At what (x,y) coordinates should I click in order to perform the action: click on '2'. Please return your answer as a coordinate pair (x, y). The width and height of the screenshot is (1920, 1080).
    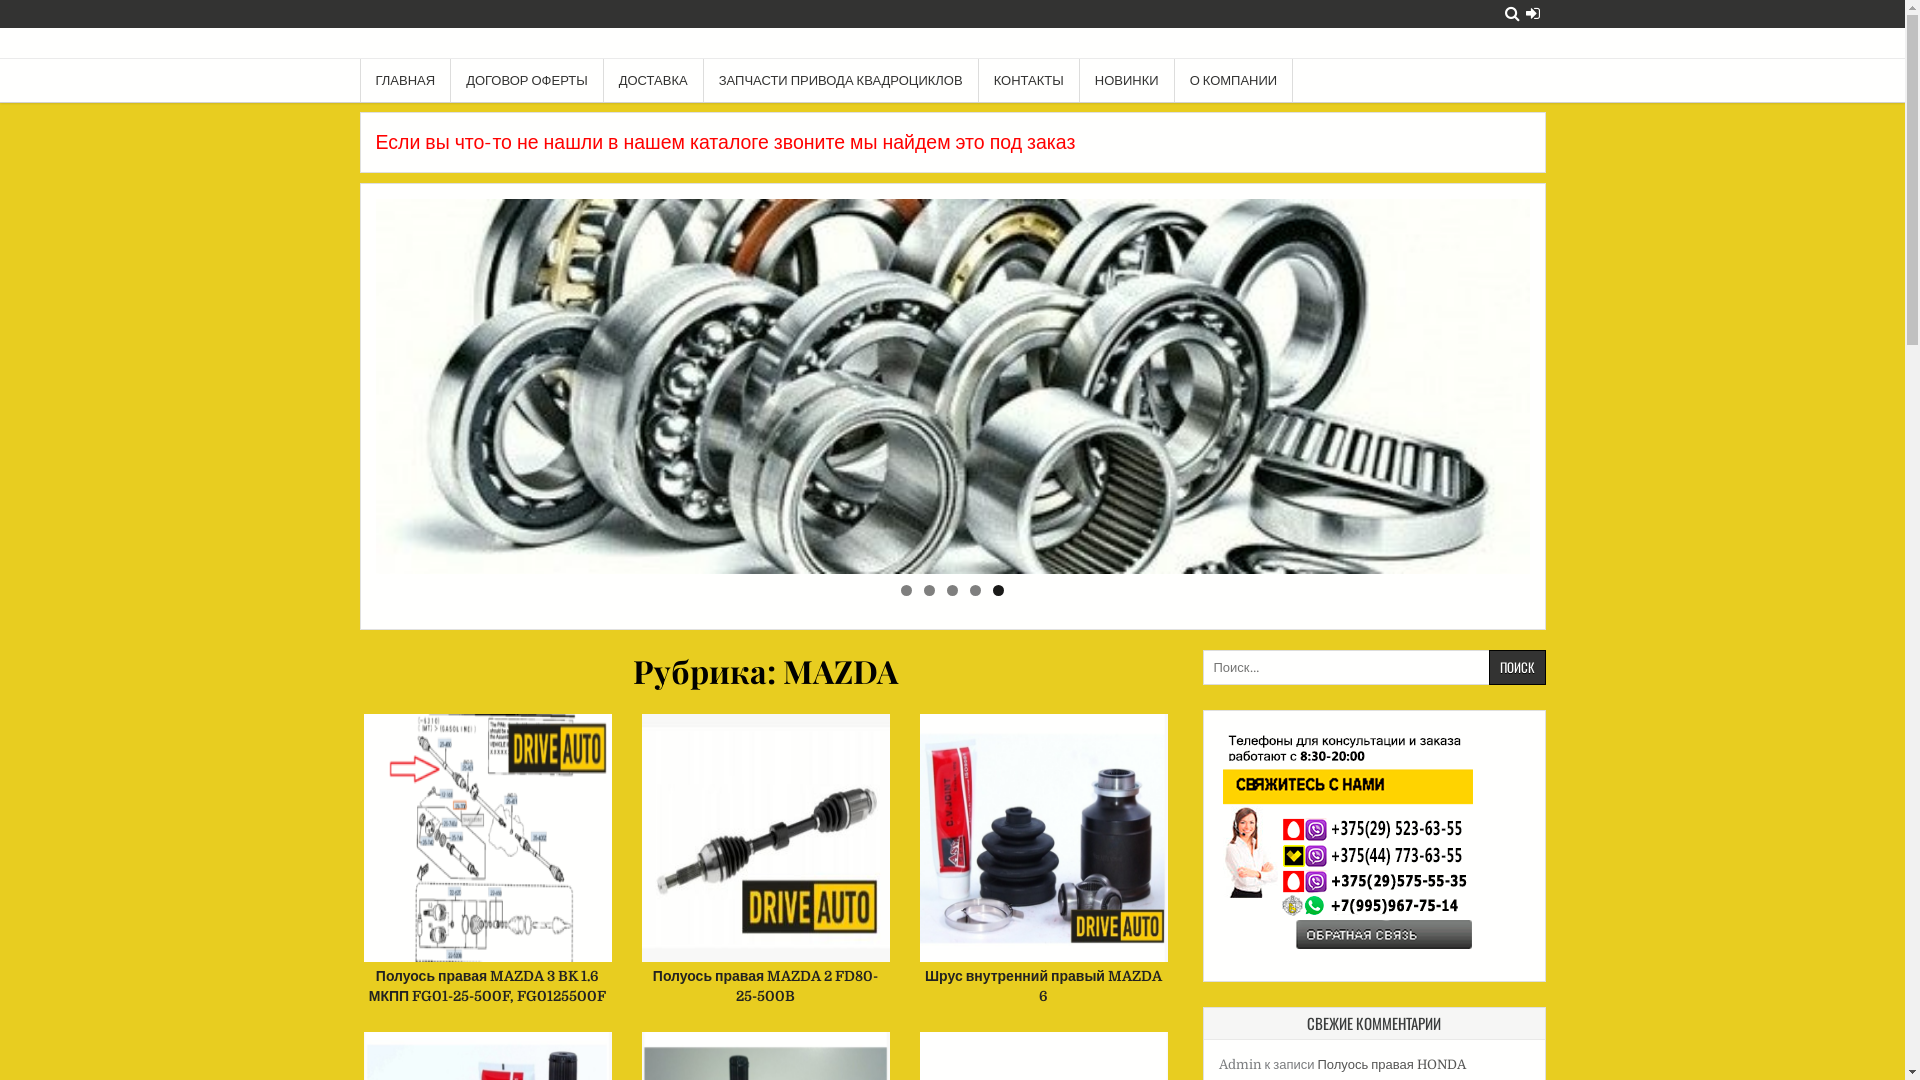
    Looking at the image, I should click on (928, 589).